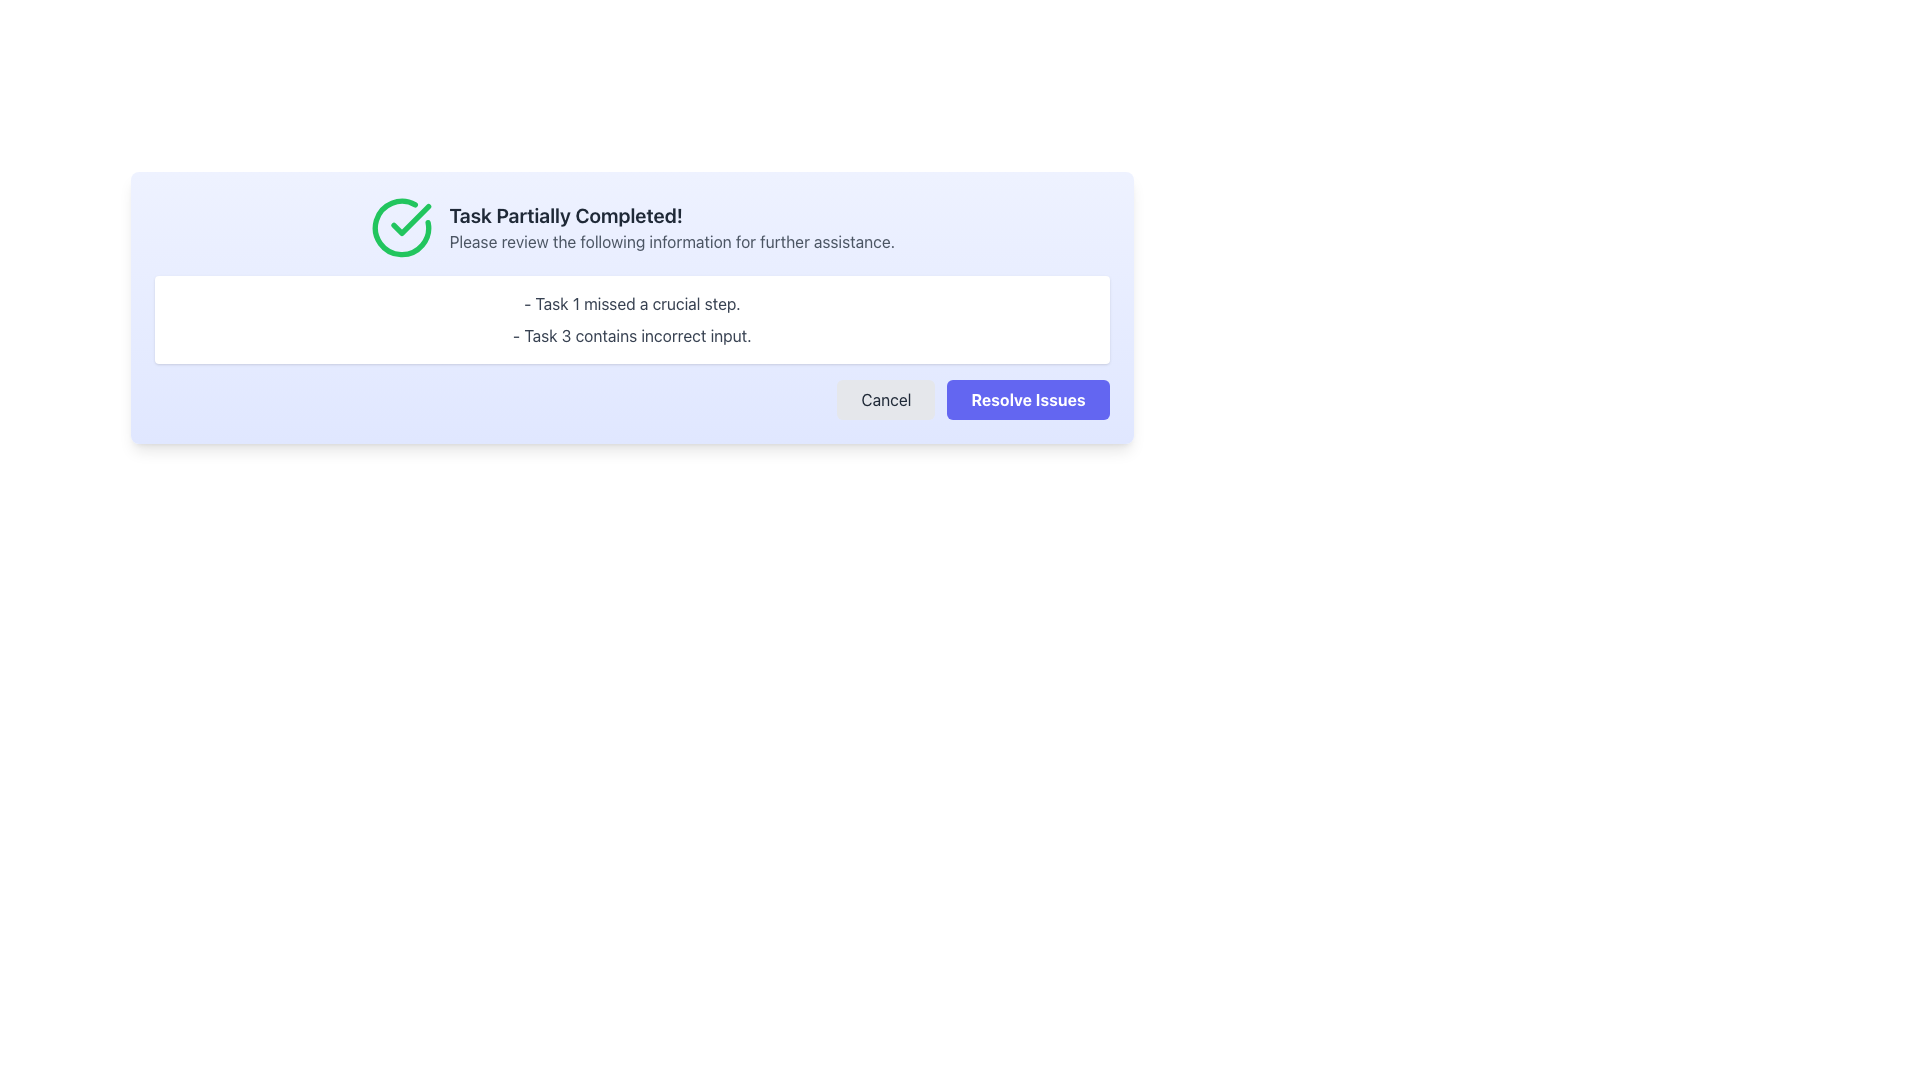 The image size is (1920, 1080). I want to click on the Text Block displaying 'Task Partially Completed!' and 'Please review the following information for further assistance.', so click(672, 226).